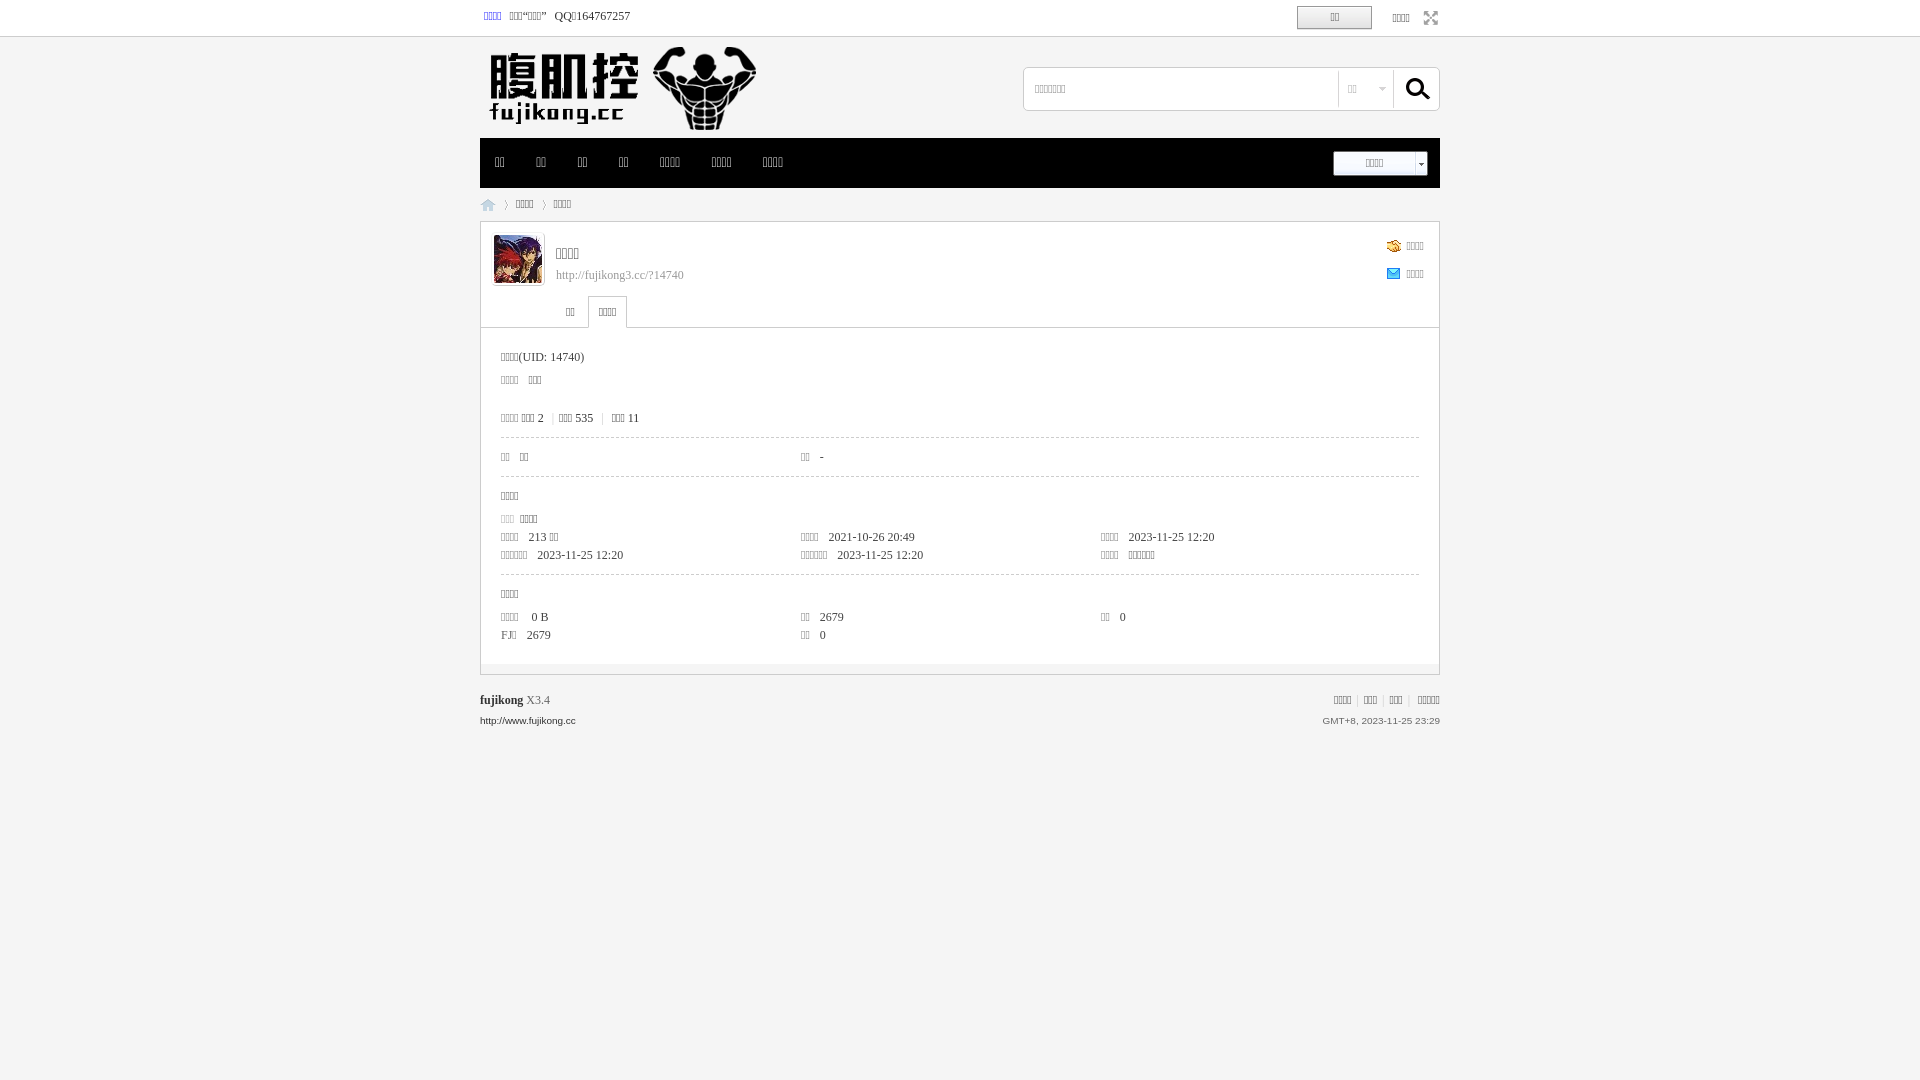 The image size is (1920, 1080). I want to click on 'http://fujikong3.cc/?14740', so click(618, 274).